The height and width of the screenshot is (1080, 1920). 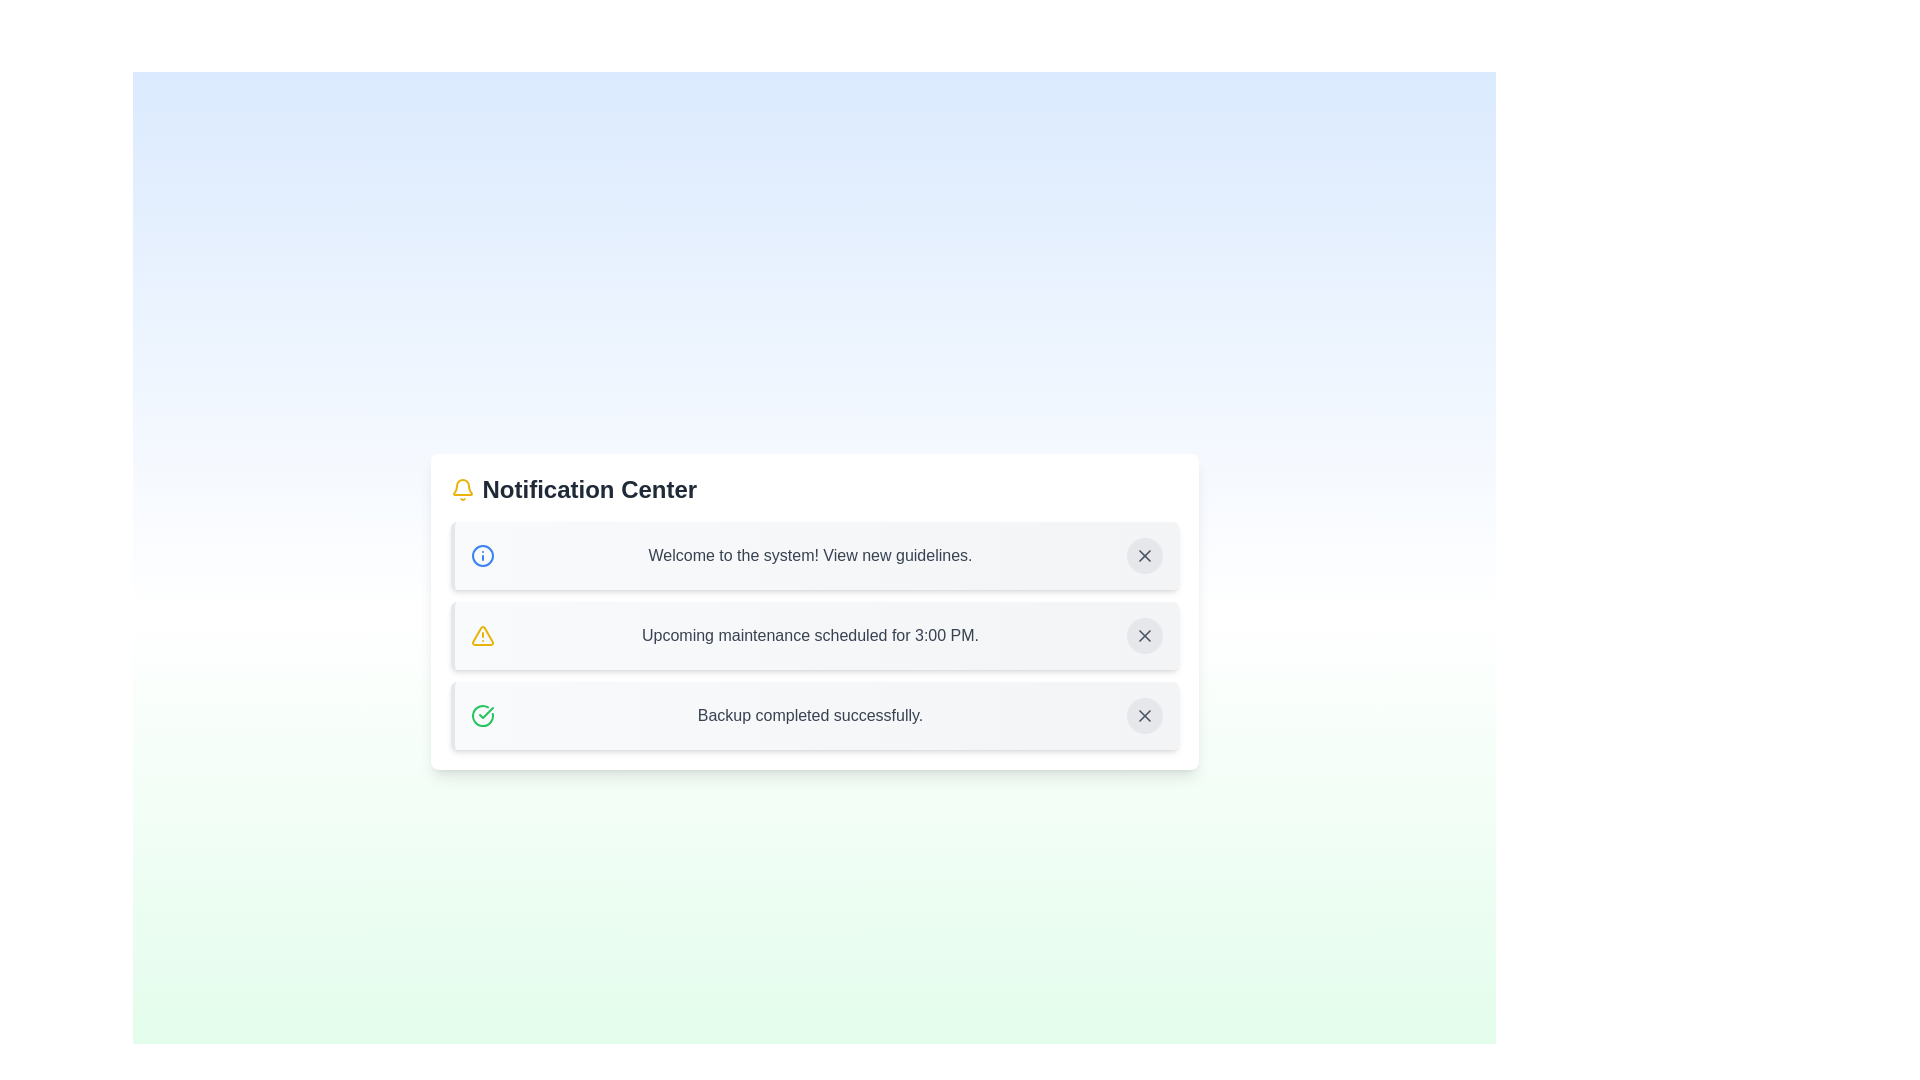 What do you see at coordinates (482, 555) in the screenshot?
I see `the informational icon located in the middle column of the topmost notification line` at bounding box center [482, 555].